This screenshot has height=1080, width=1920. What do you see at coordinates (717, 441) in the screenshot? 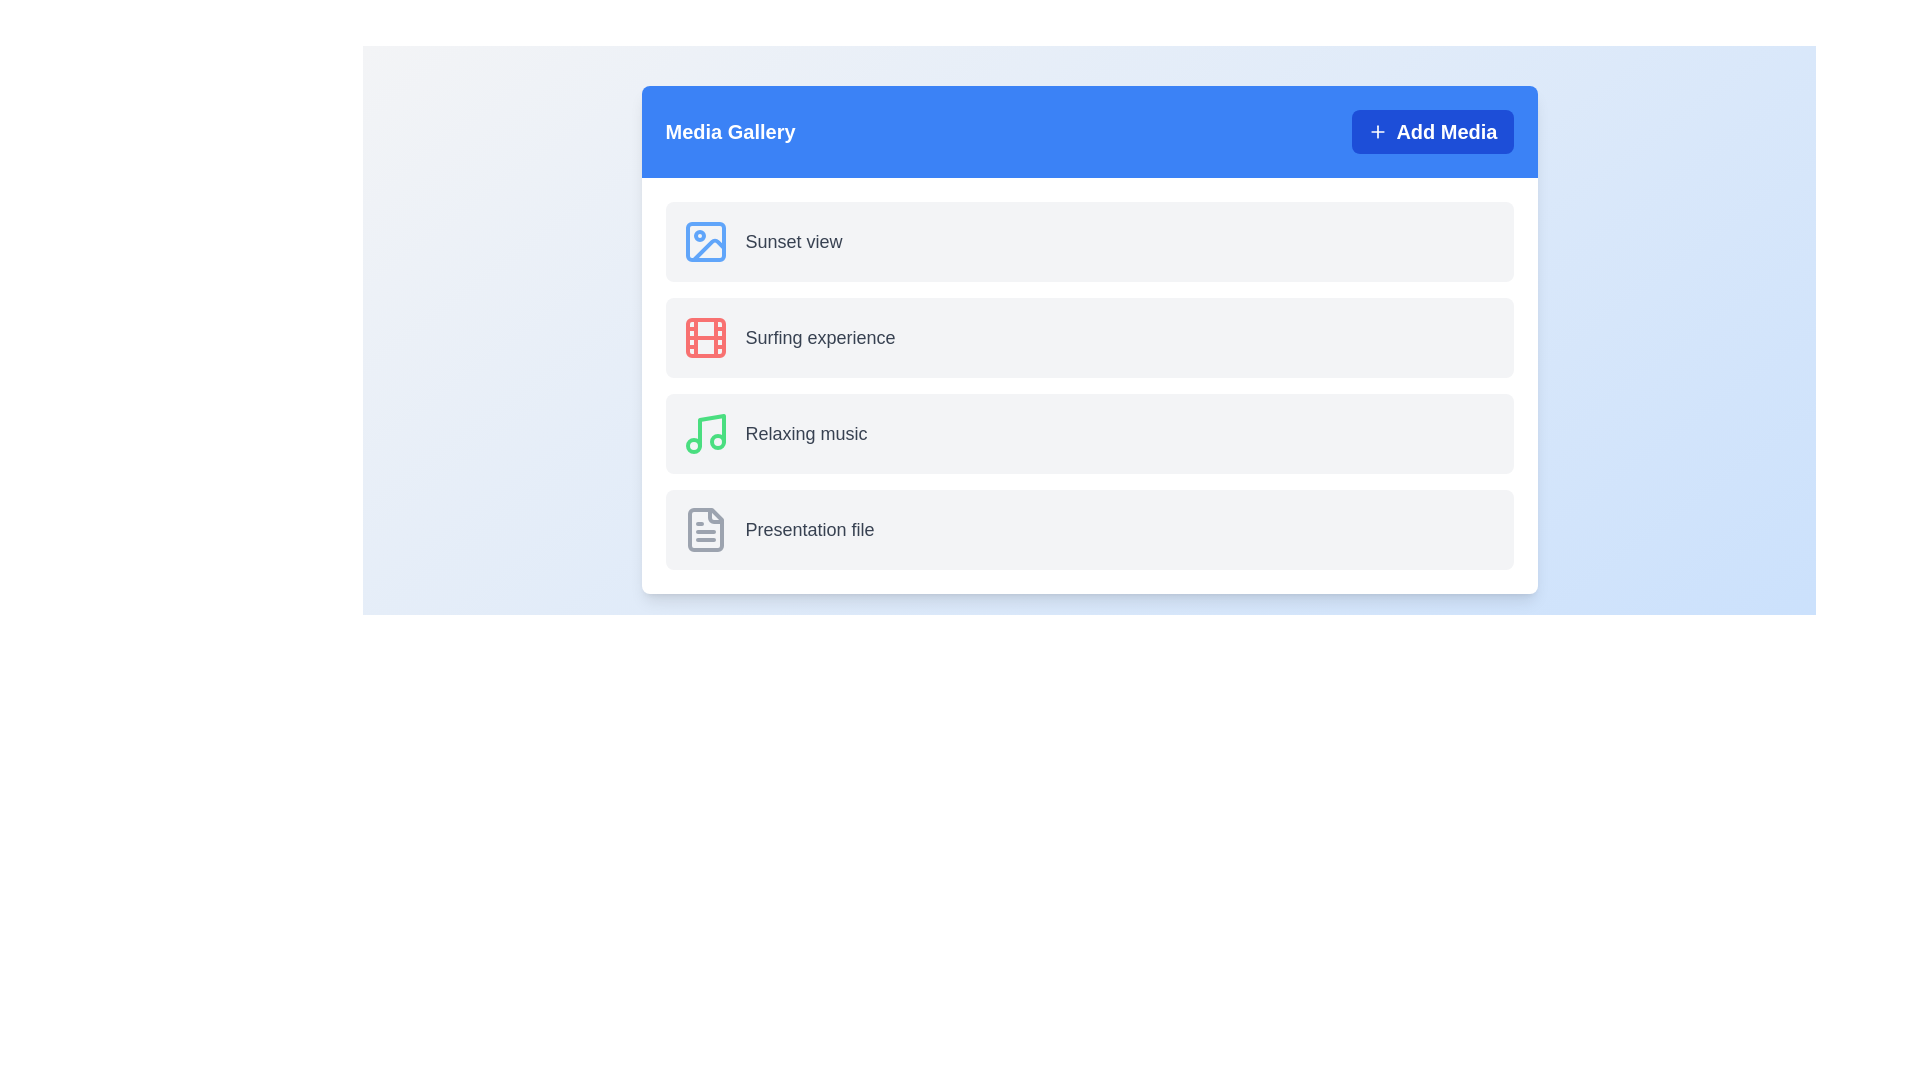
I see `the SVG circle element that visually denotes an aspect of the 'Relaxing music' item located within the third item of the vertical list in the 'Media Gallery'` at bounding box center [717, 441].